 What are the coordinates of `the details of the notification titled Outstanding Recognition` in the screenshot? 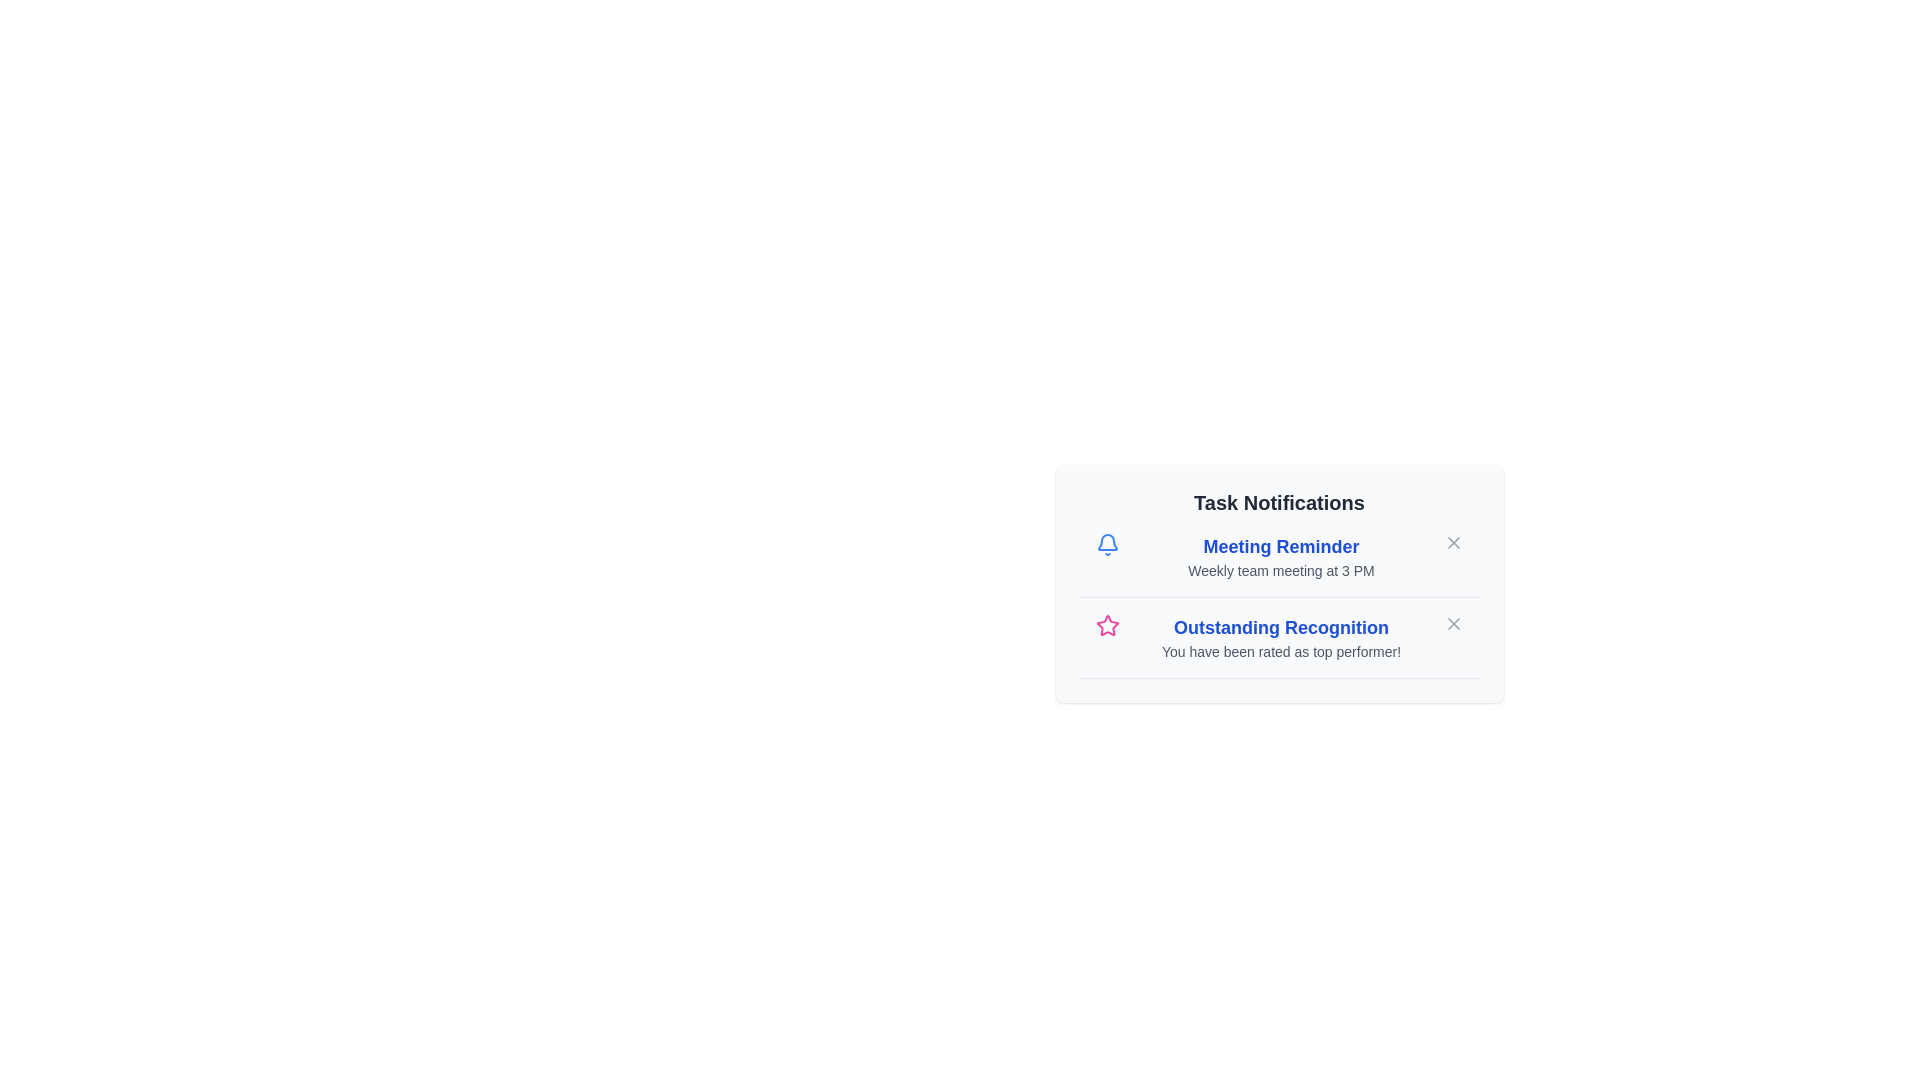 It's located at (1281, 627).